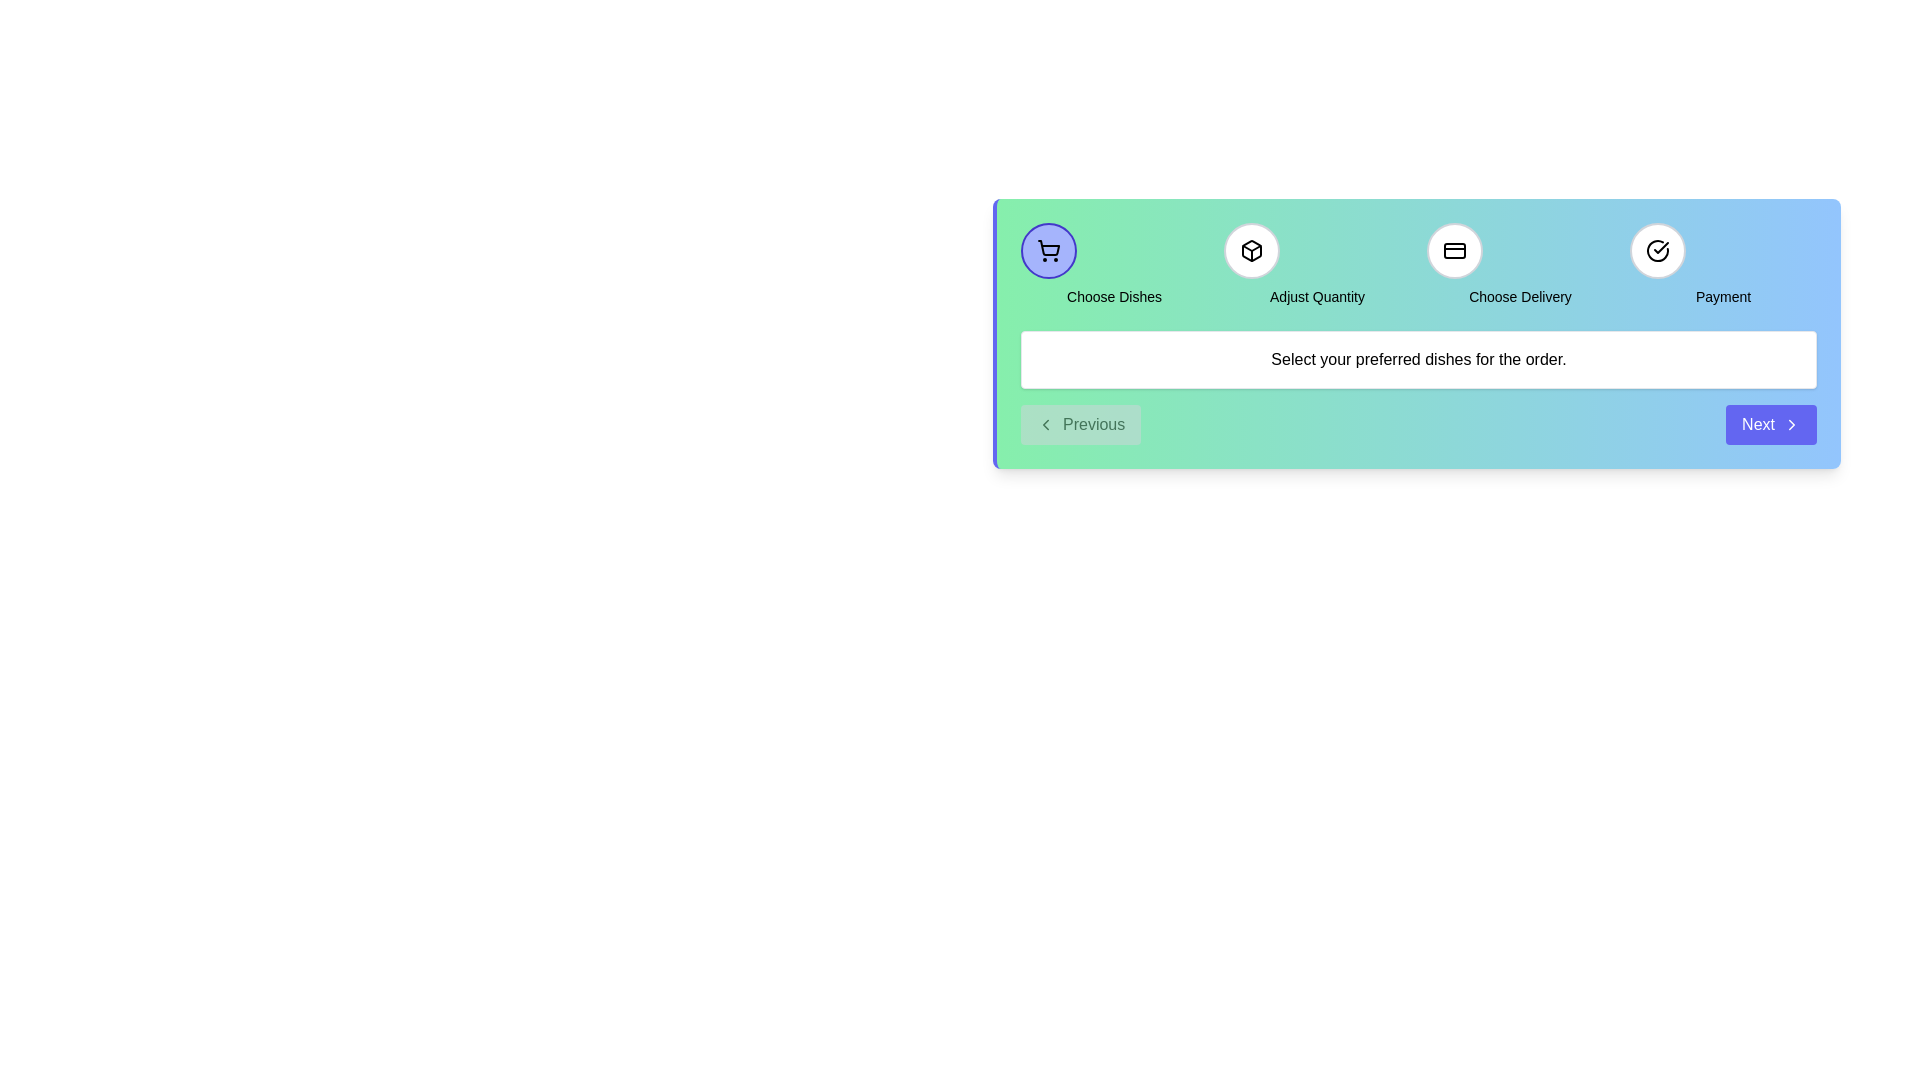 Image resolution: width=1920 pixels, height=1080 pixels. I want to click on the 'Payment' icon in the top navigation bar, which is a circular element with gradient coloring indicating the payment stage in the process, so click(1657, 249).